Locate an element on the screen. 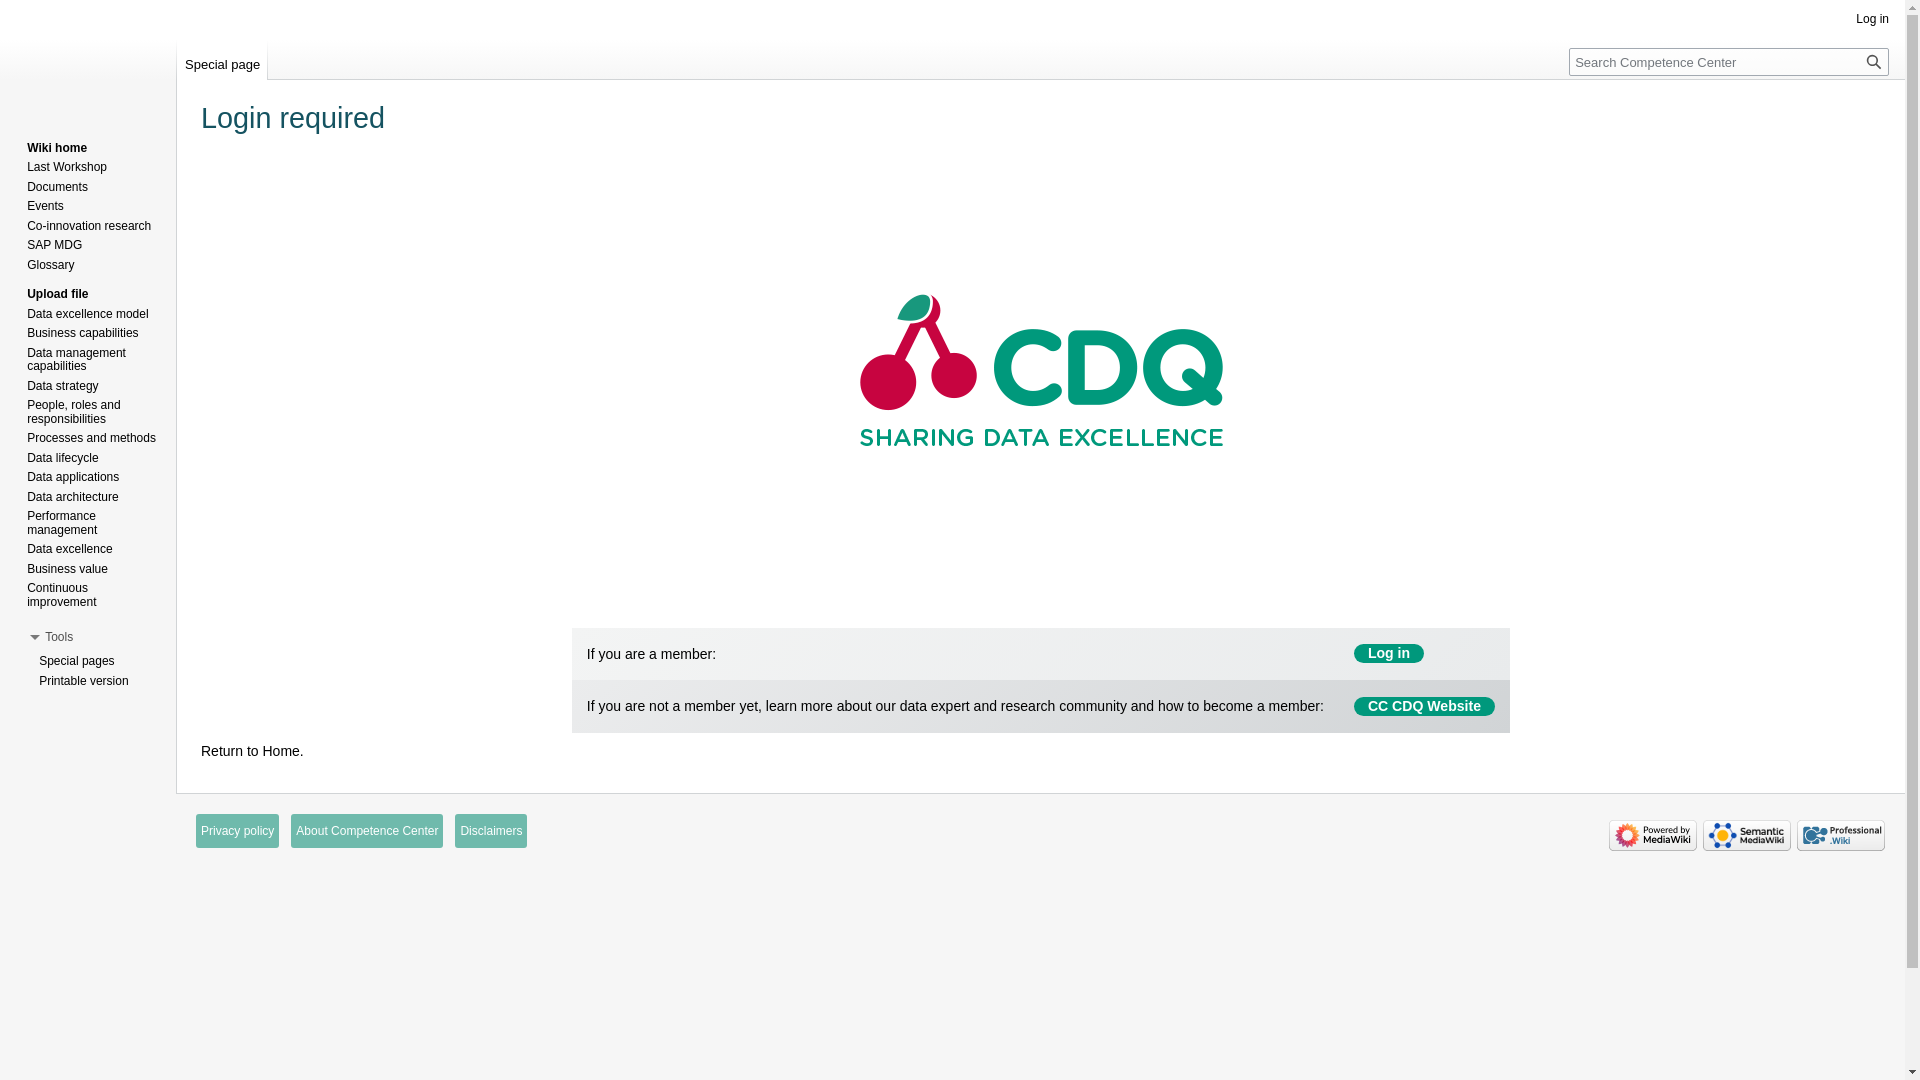  'Disclaimers' is located at coordinates (490, 830).